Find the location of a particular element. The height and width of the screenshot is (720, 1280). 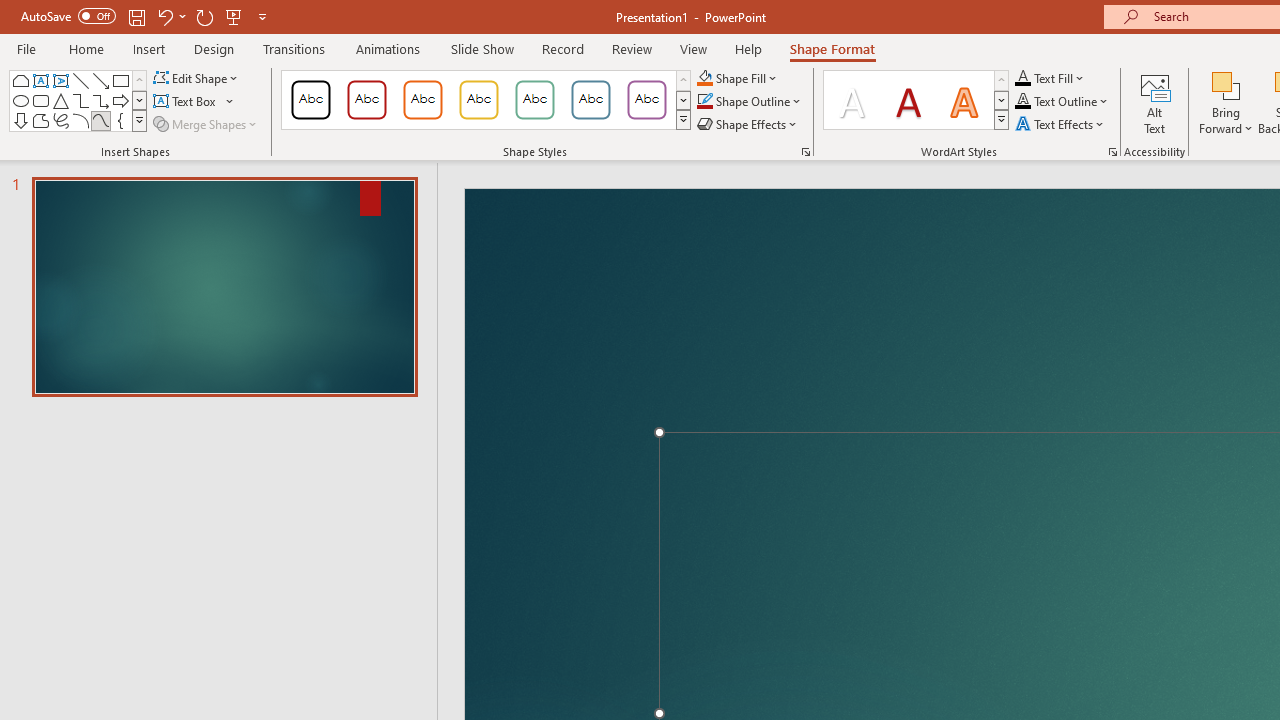

'Record' is located at coordinates (561, 48).